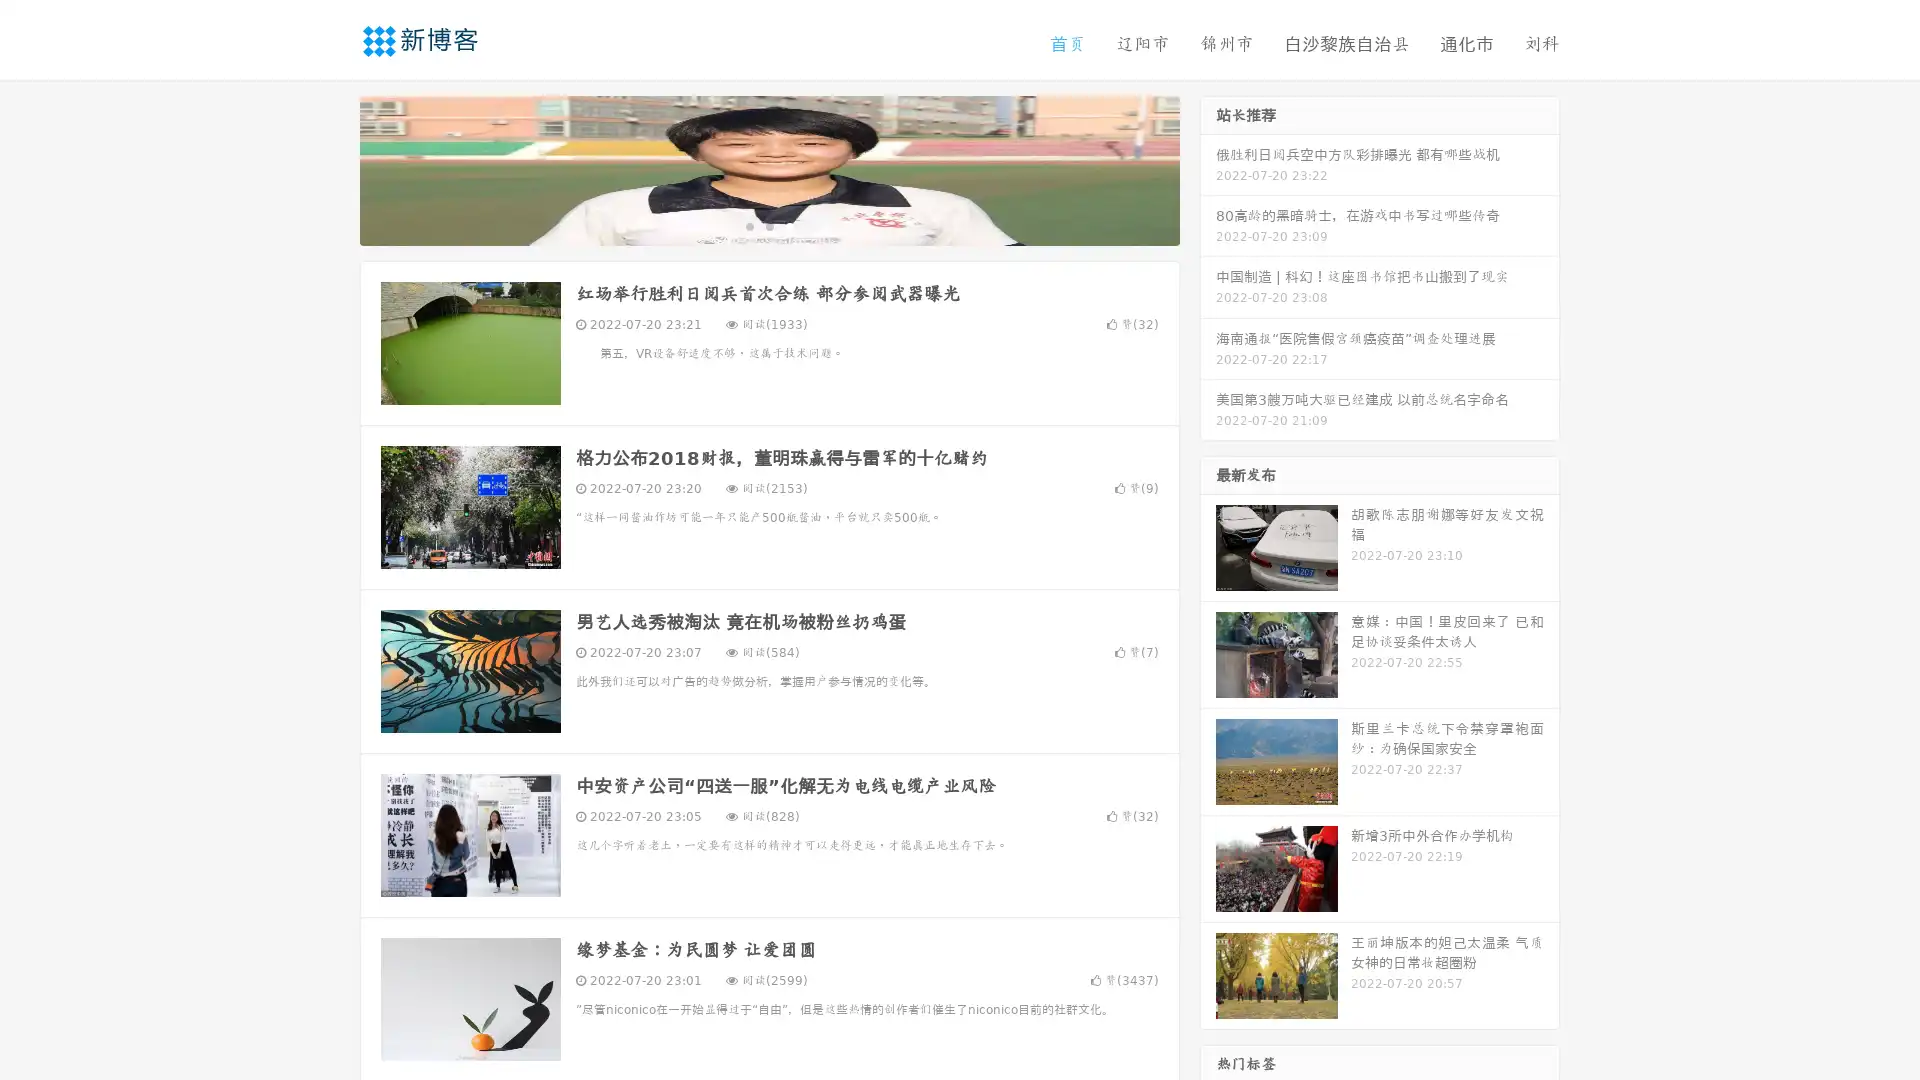 This screenshot has width=1920, height=1080. I want to click on Go to slide 2, so click(768, 225).